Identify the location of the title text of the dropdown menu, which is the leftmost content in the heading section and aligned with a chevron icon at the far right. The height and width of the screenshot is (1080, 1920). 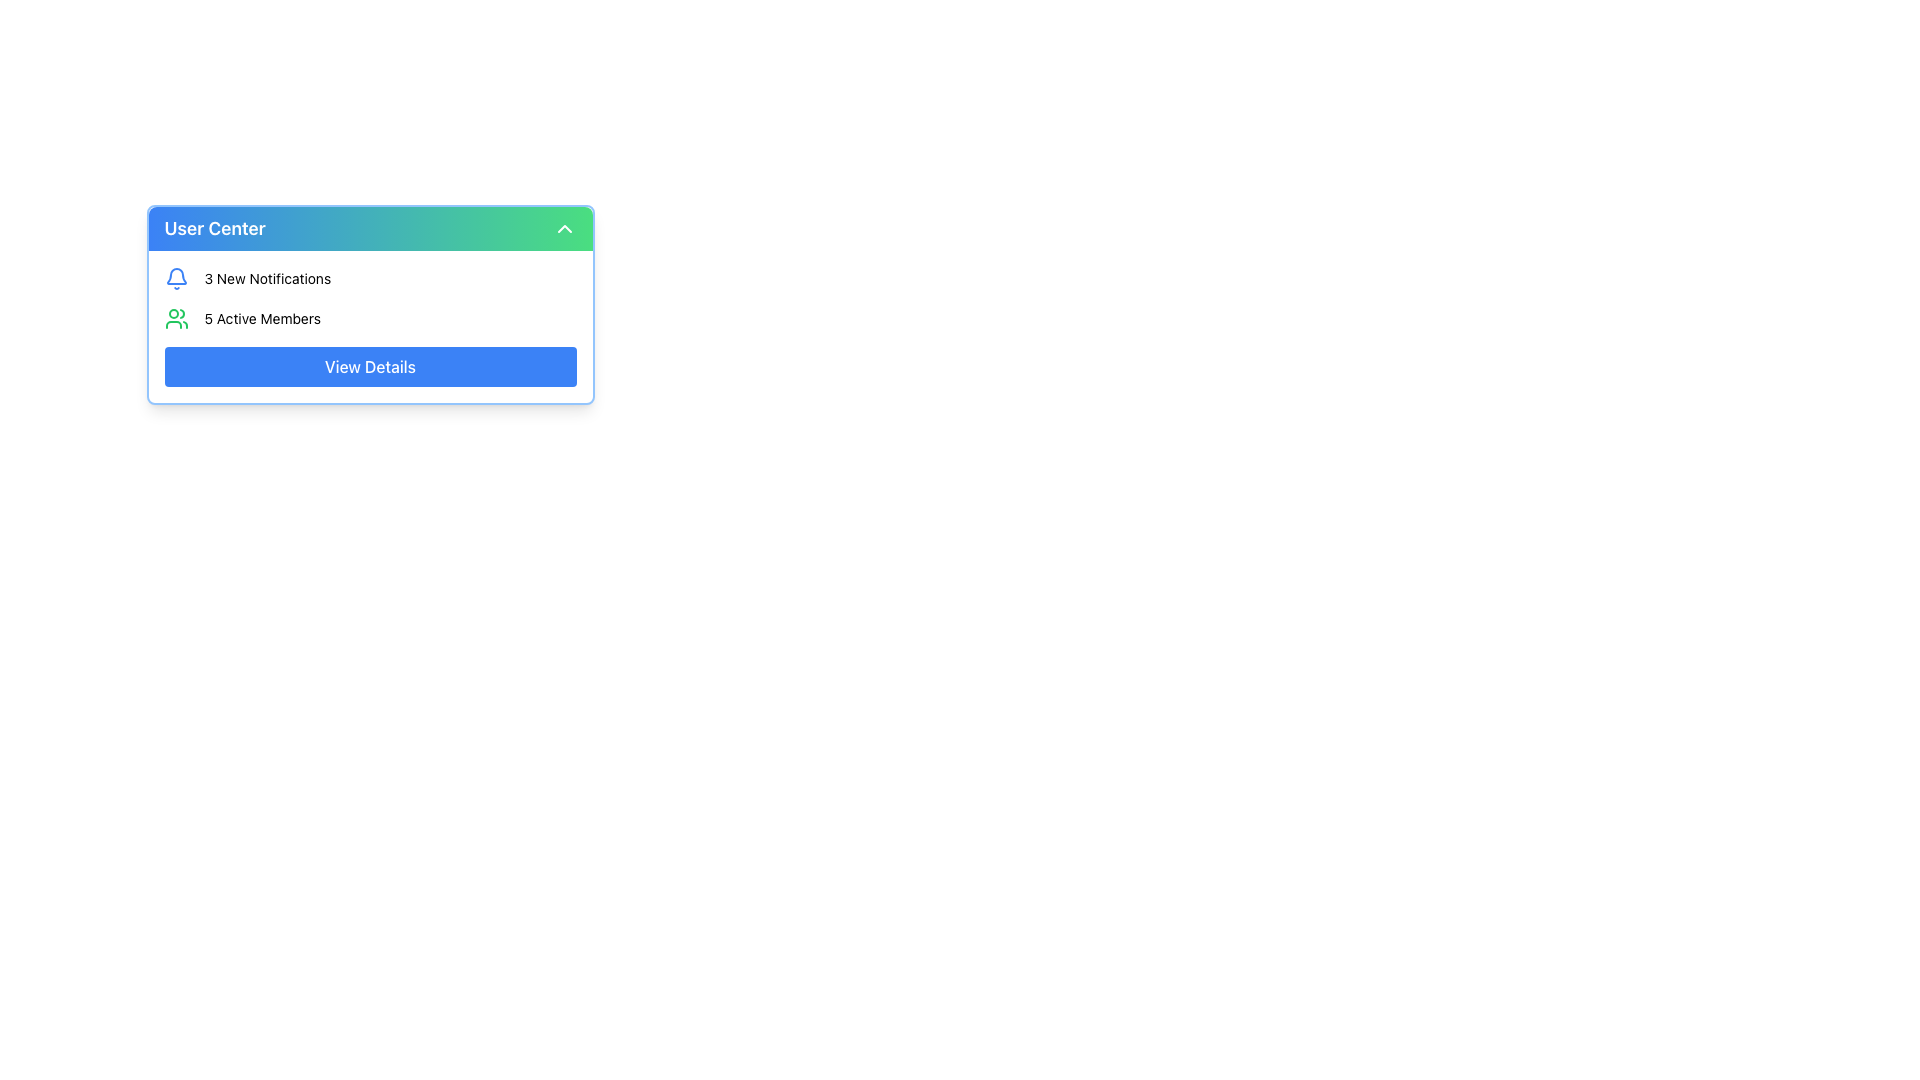
(215, 227).